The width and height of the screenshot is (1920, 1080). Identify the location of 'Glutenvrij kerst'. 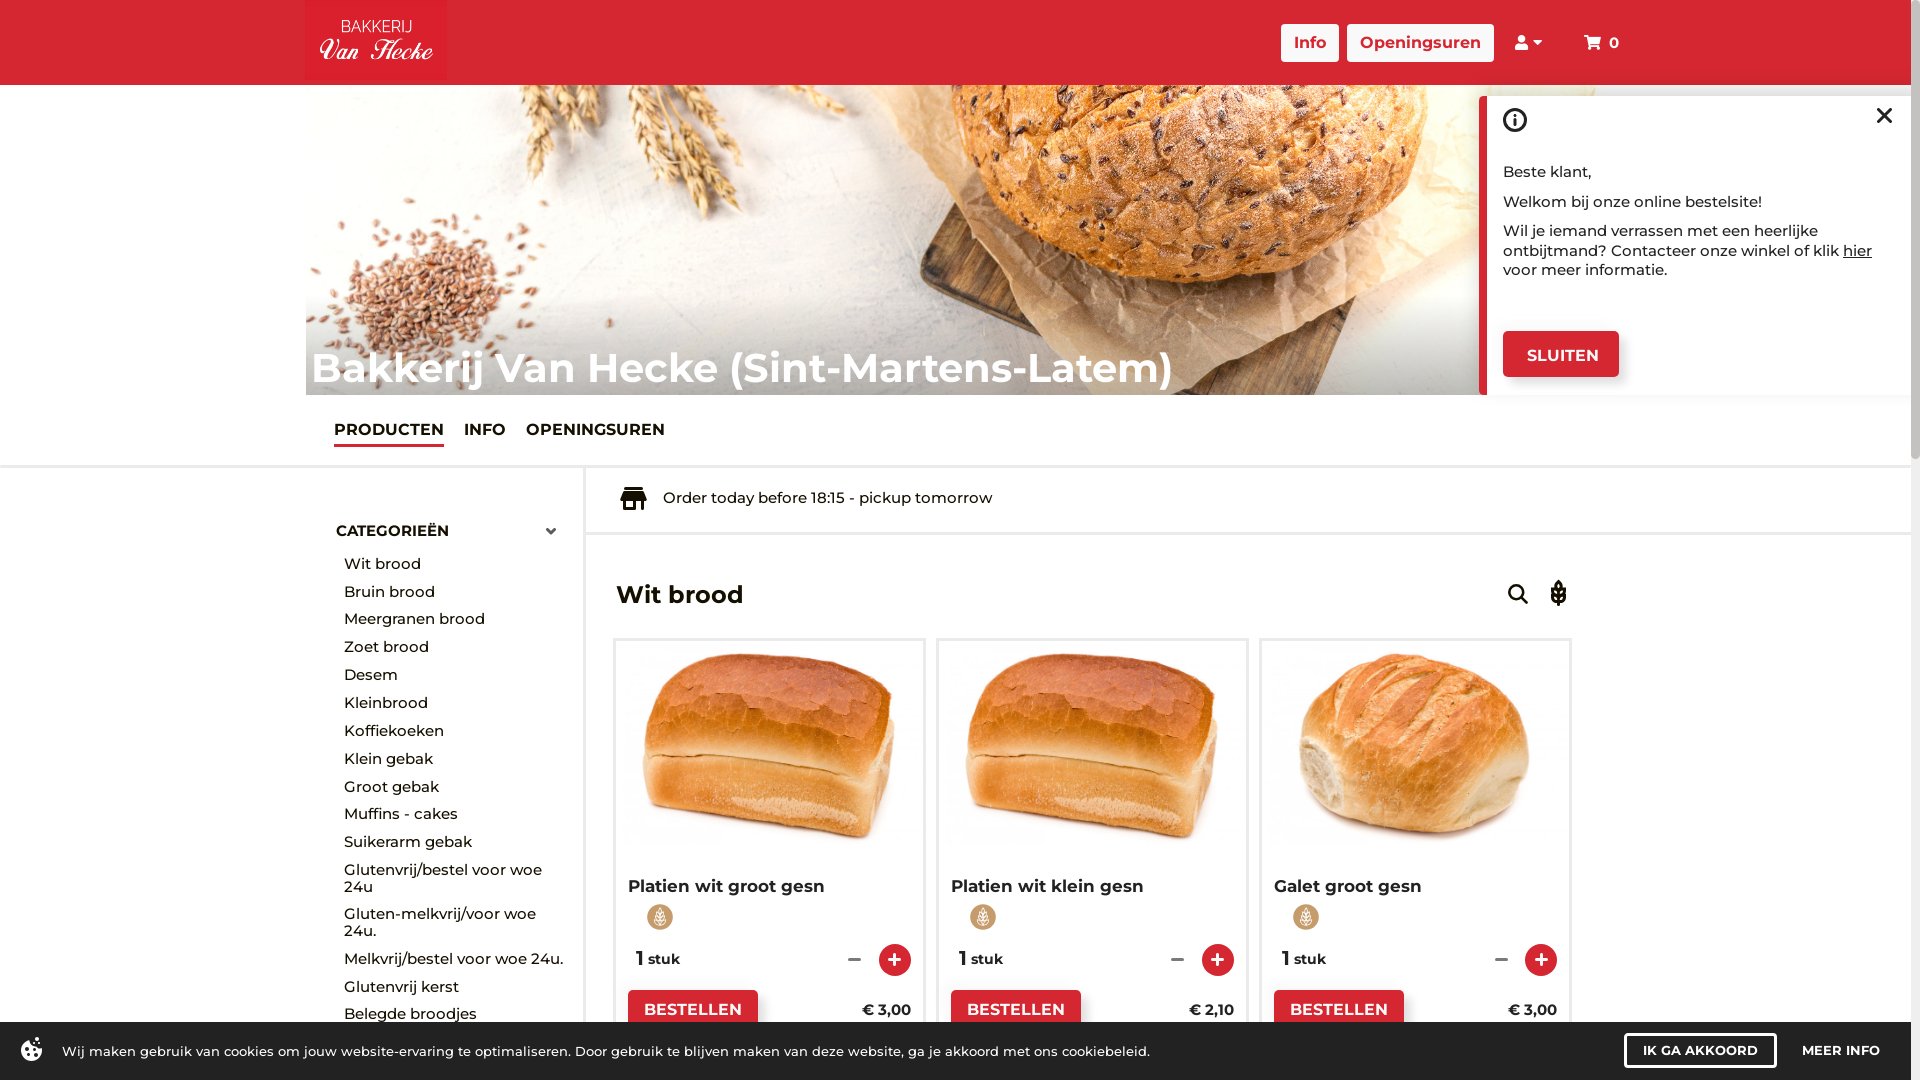
(456, 986).